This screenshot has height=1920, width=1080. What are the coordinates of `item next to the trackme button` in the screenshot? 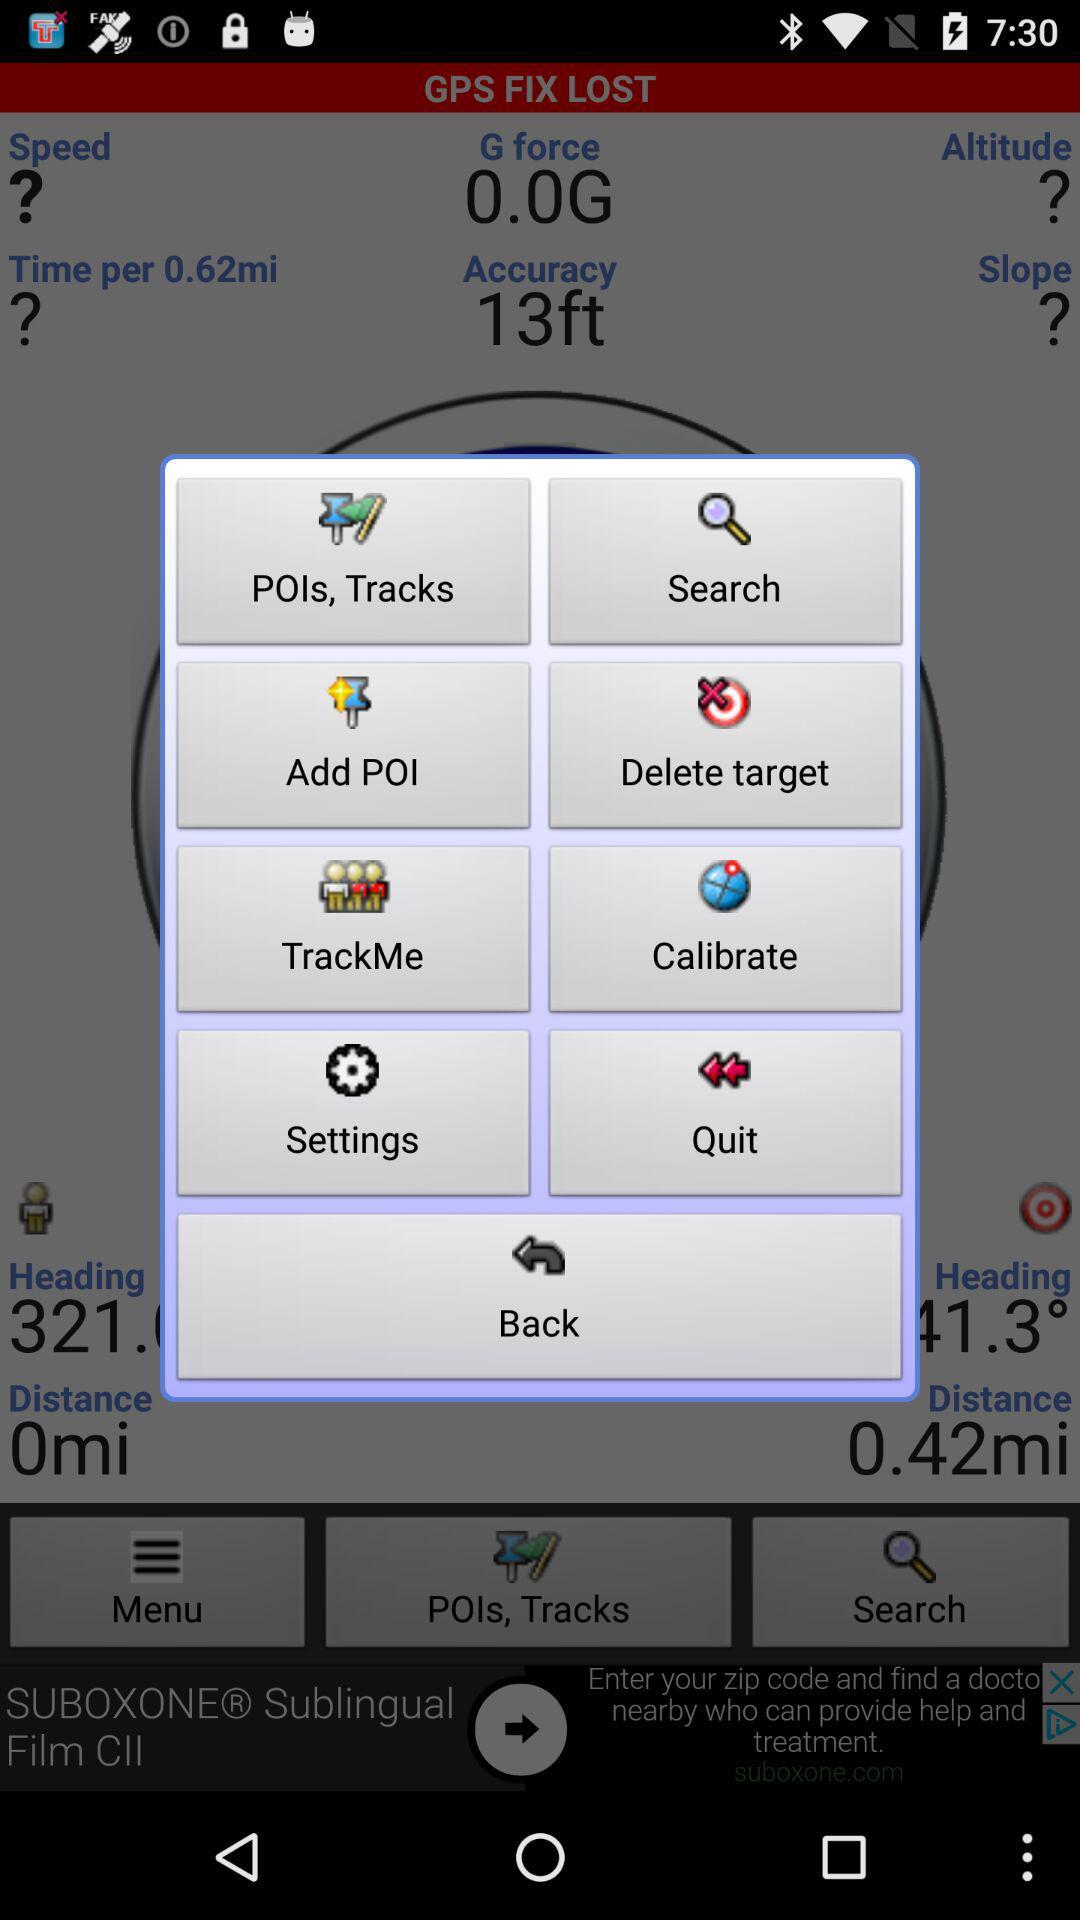 It's located at (725, 1117).